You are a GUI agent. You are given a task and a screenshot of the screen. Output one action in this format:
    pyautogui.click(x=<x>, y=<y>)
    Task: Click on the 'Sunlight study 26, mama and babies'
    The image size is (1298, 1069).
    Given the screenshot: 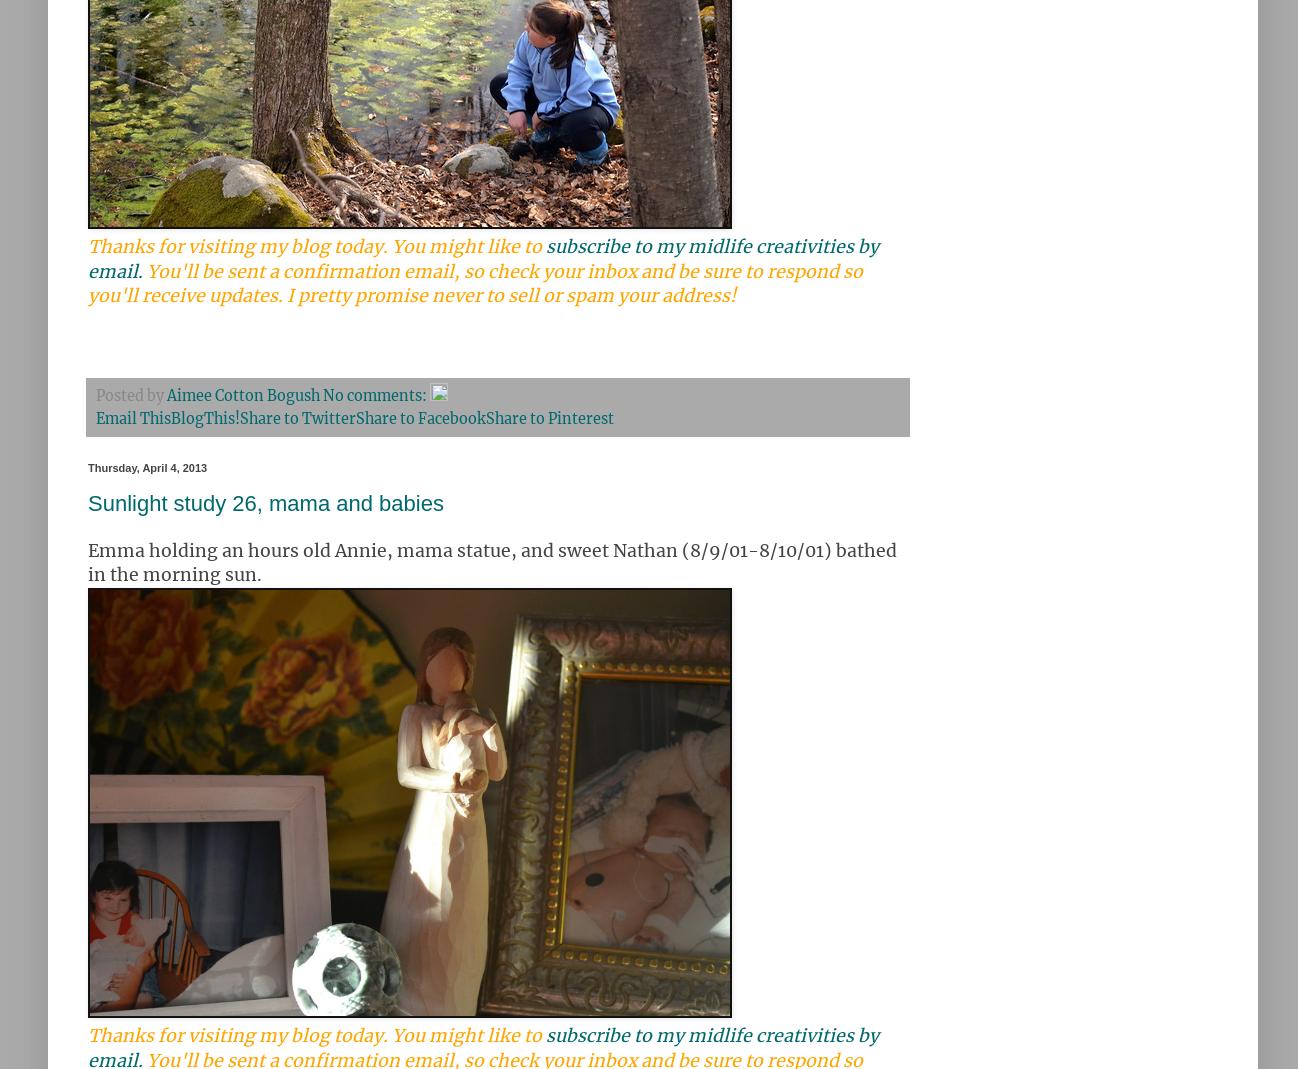 What is the action you would take?
    pyautogui.click(x=264, y=501)
    